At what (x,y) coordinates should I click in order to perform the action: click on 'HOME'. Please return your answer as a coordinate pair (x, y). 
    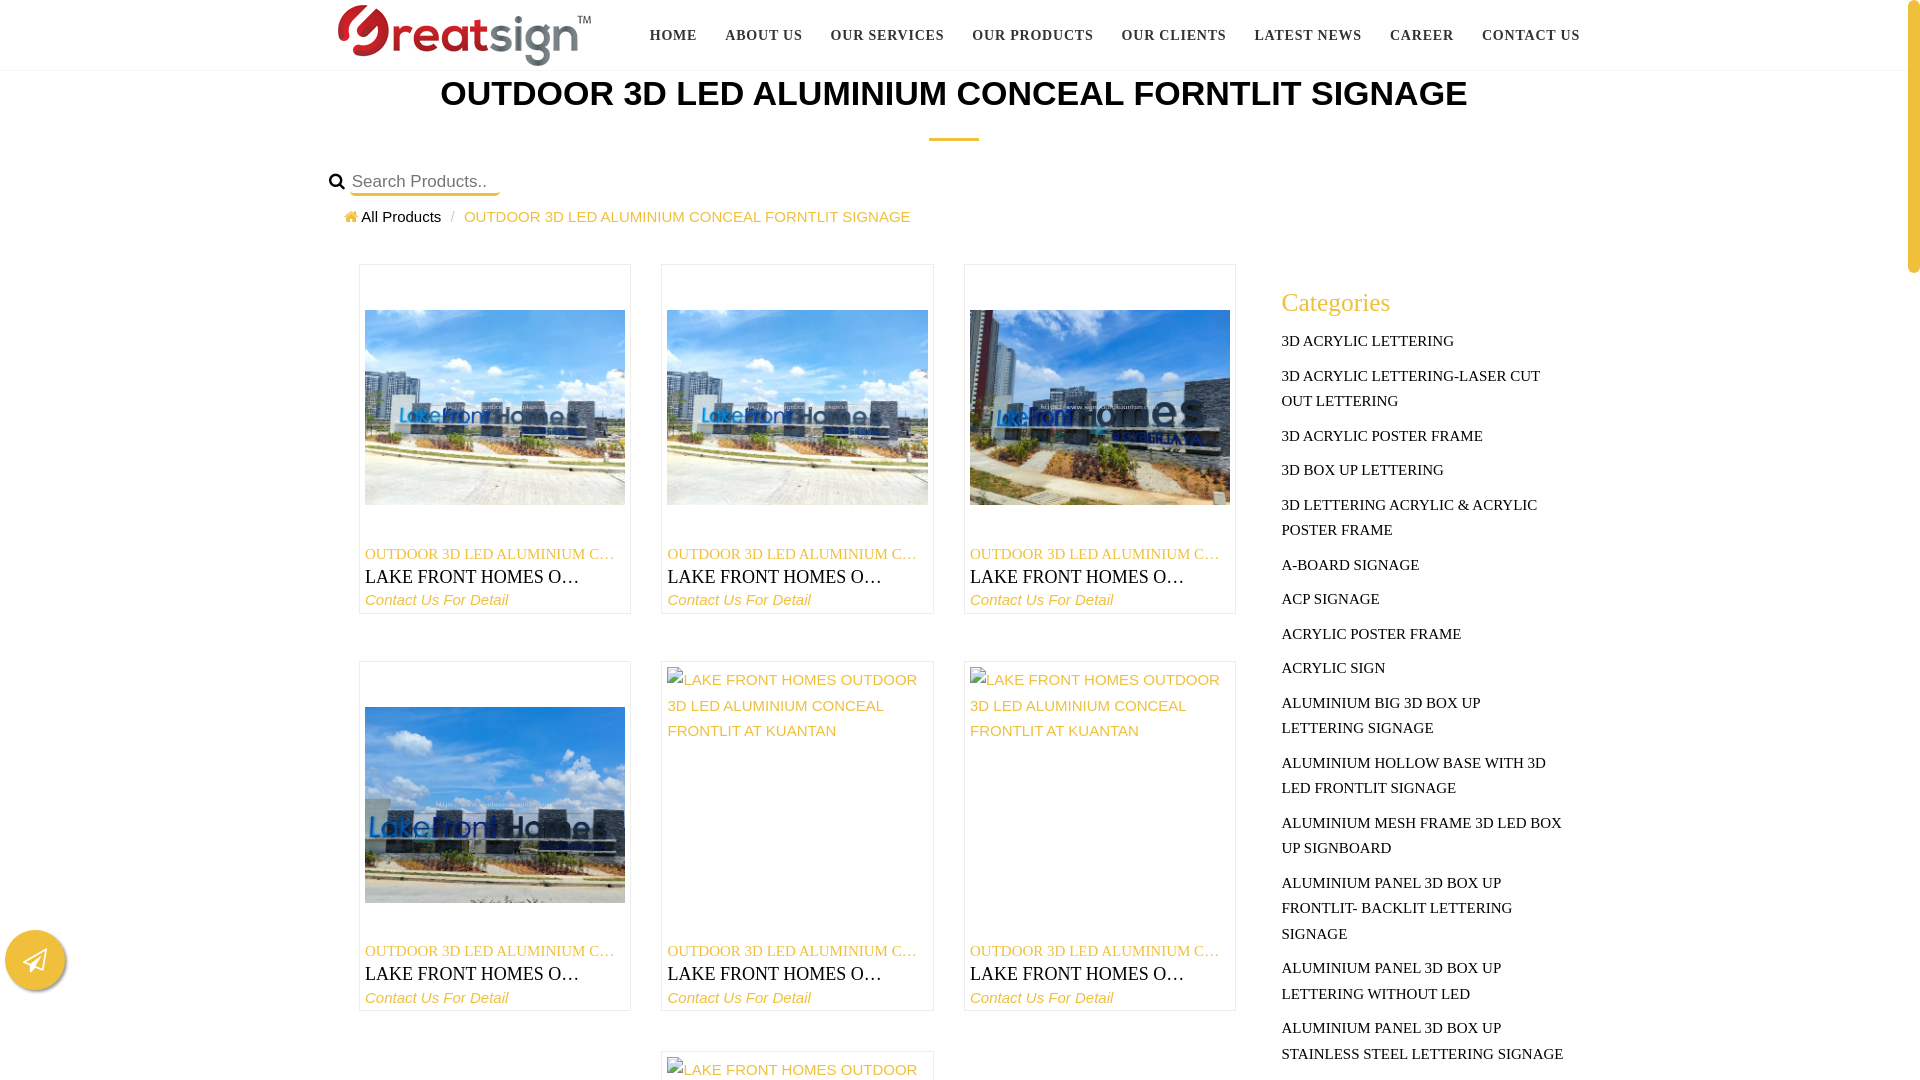
    Looking at the image, I should click on (673, 35).